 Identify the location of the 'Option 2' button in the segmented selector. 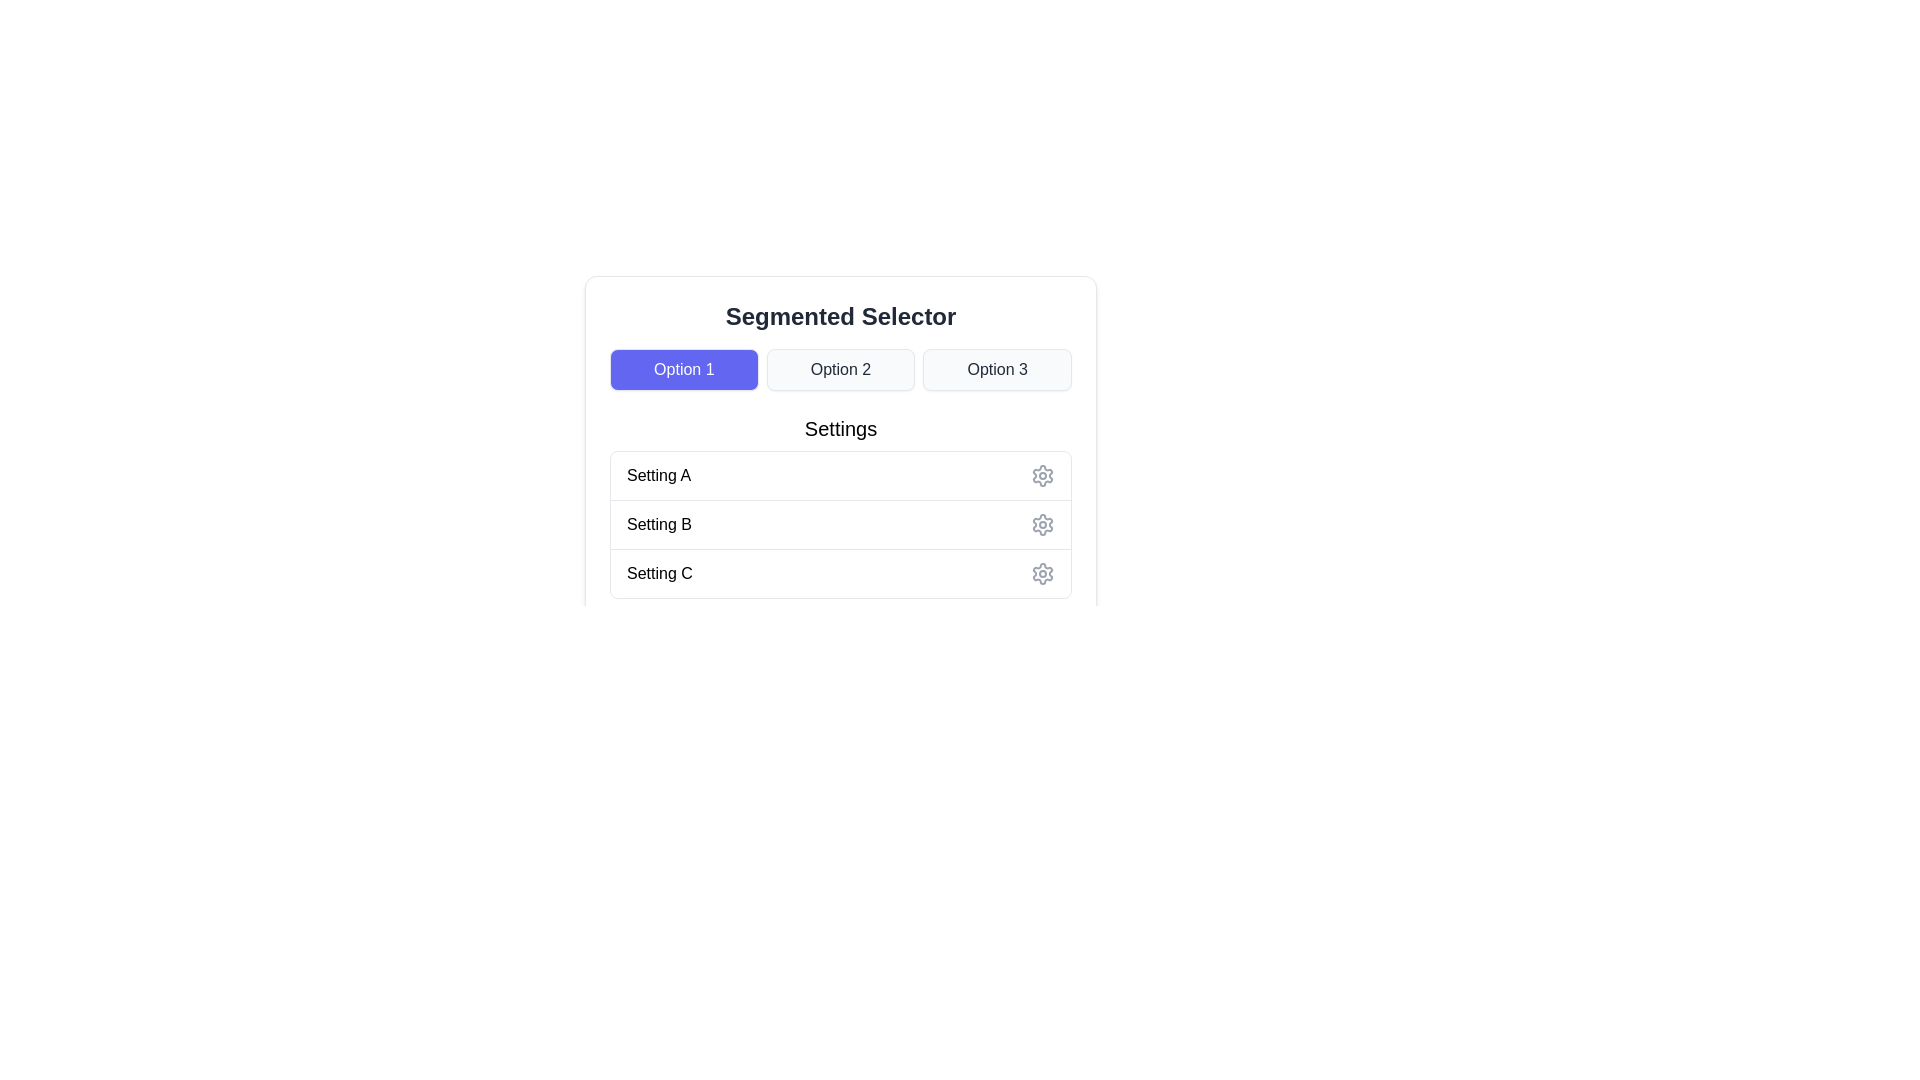
(840, 370).